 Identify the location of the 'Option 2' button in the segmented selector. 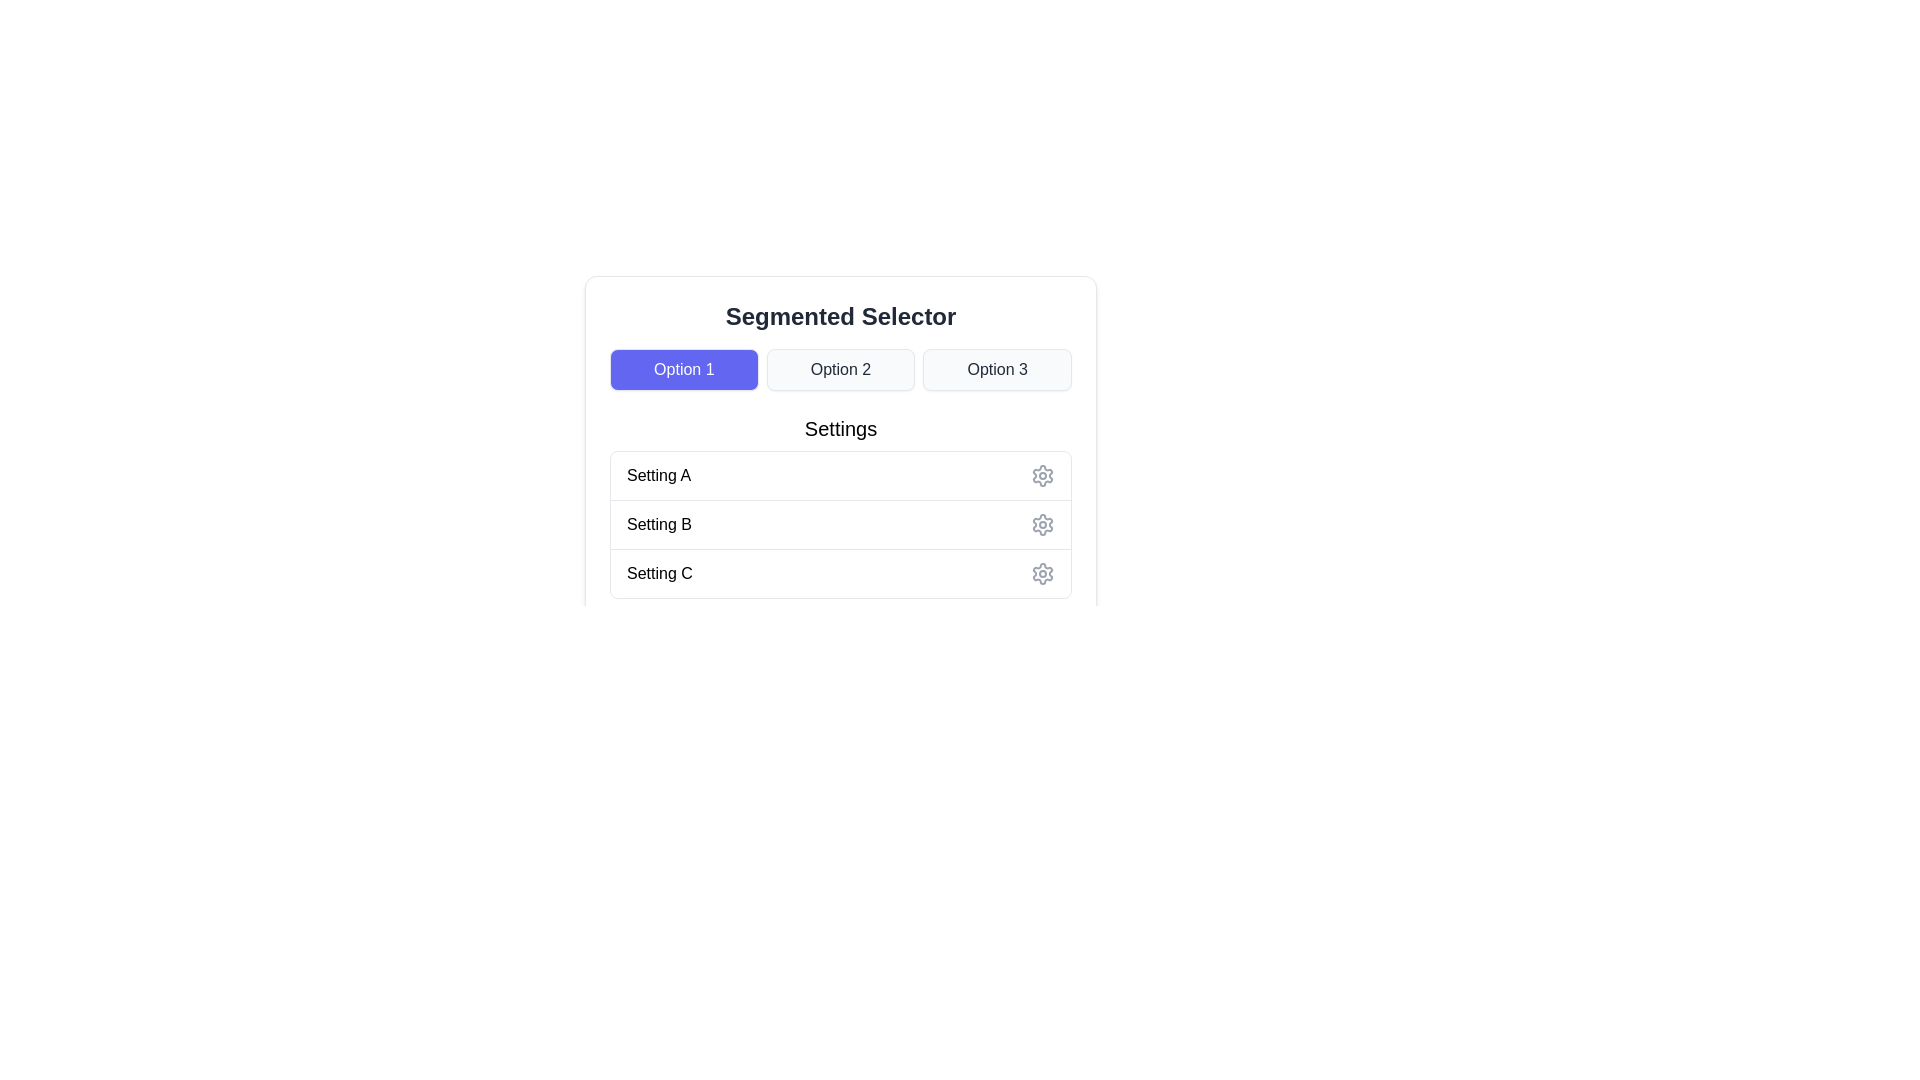
(840, 370).